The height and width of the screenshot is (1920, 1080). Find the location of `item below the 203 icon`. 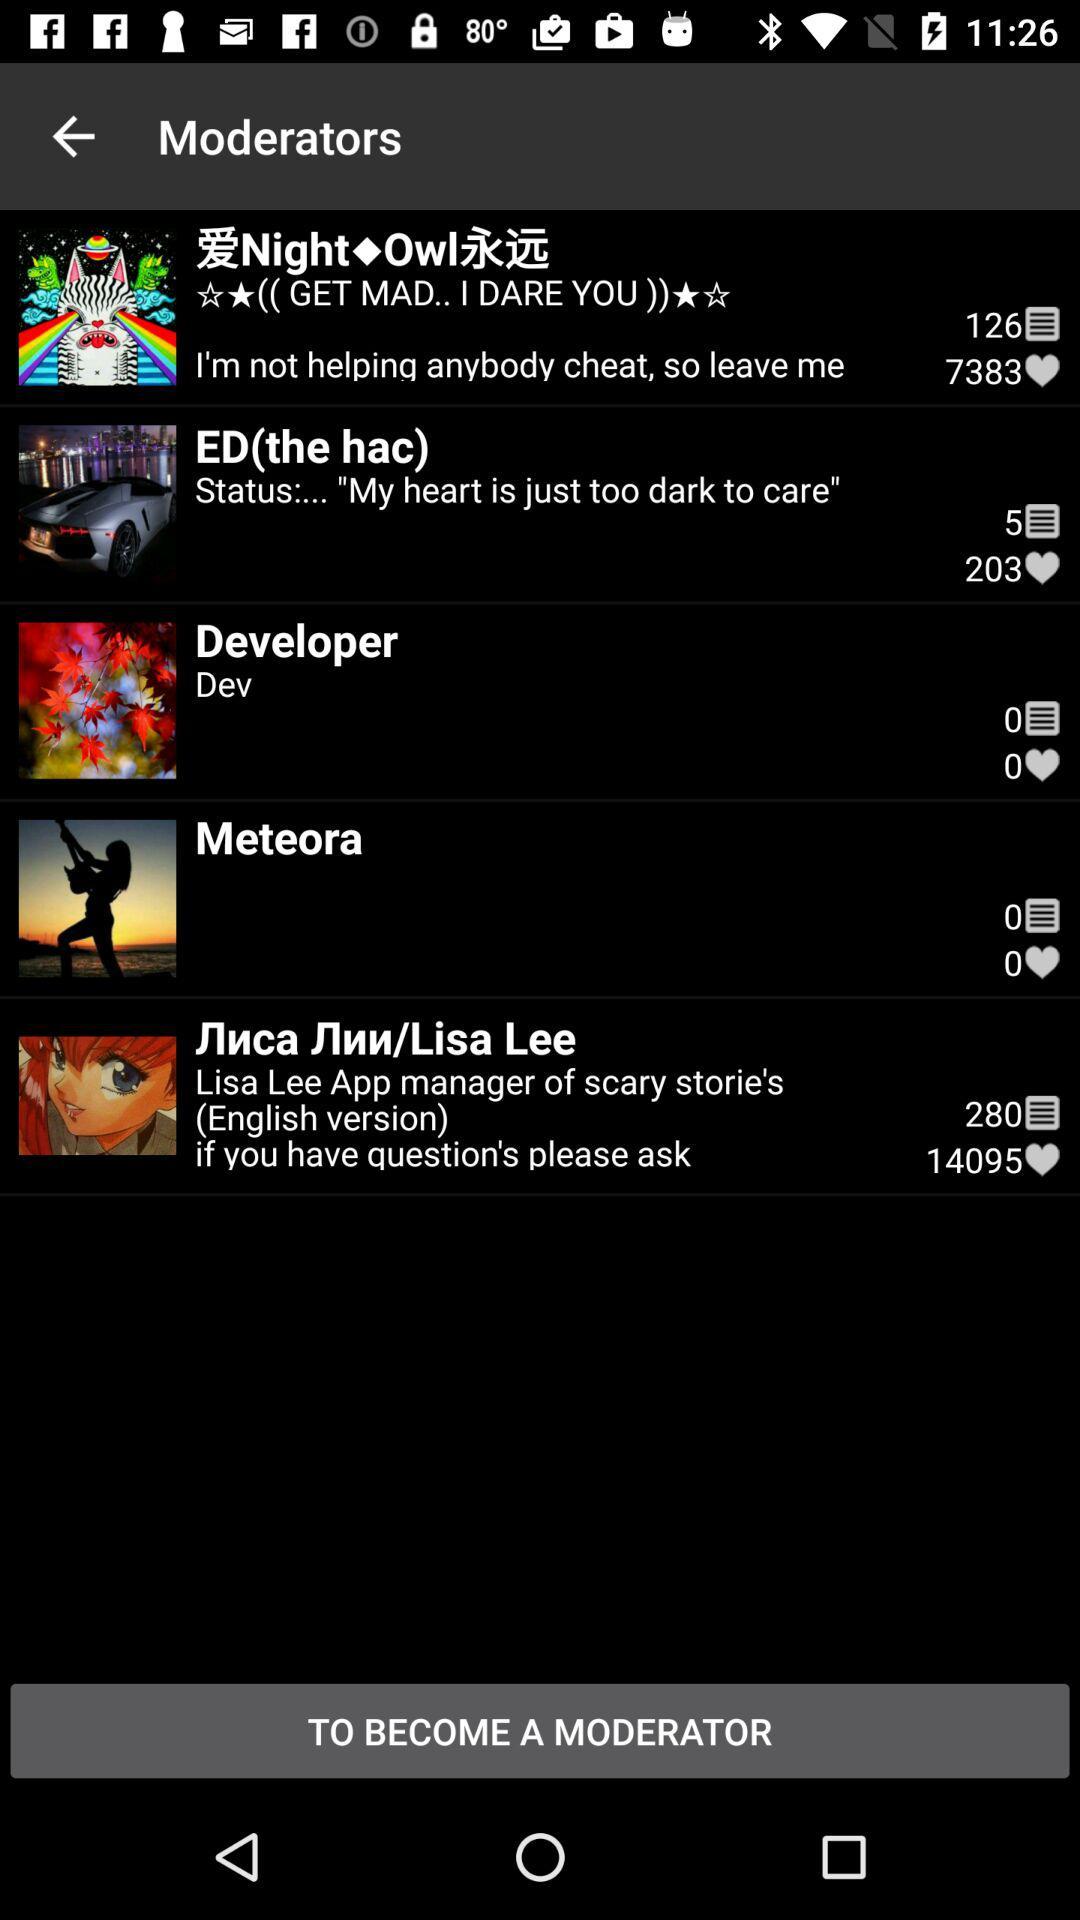

item below the 203 icon is located at coordinates (1041, 718).